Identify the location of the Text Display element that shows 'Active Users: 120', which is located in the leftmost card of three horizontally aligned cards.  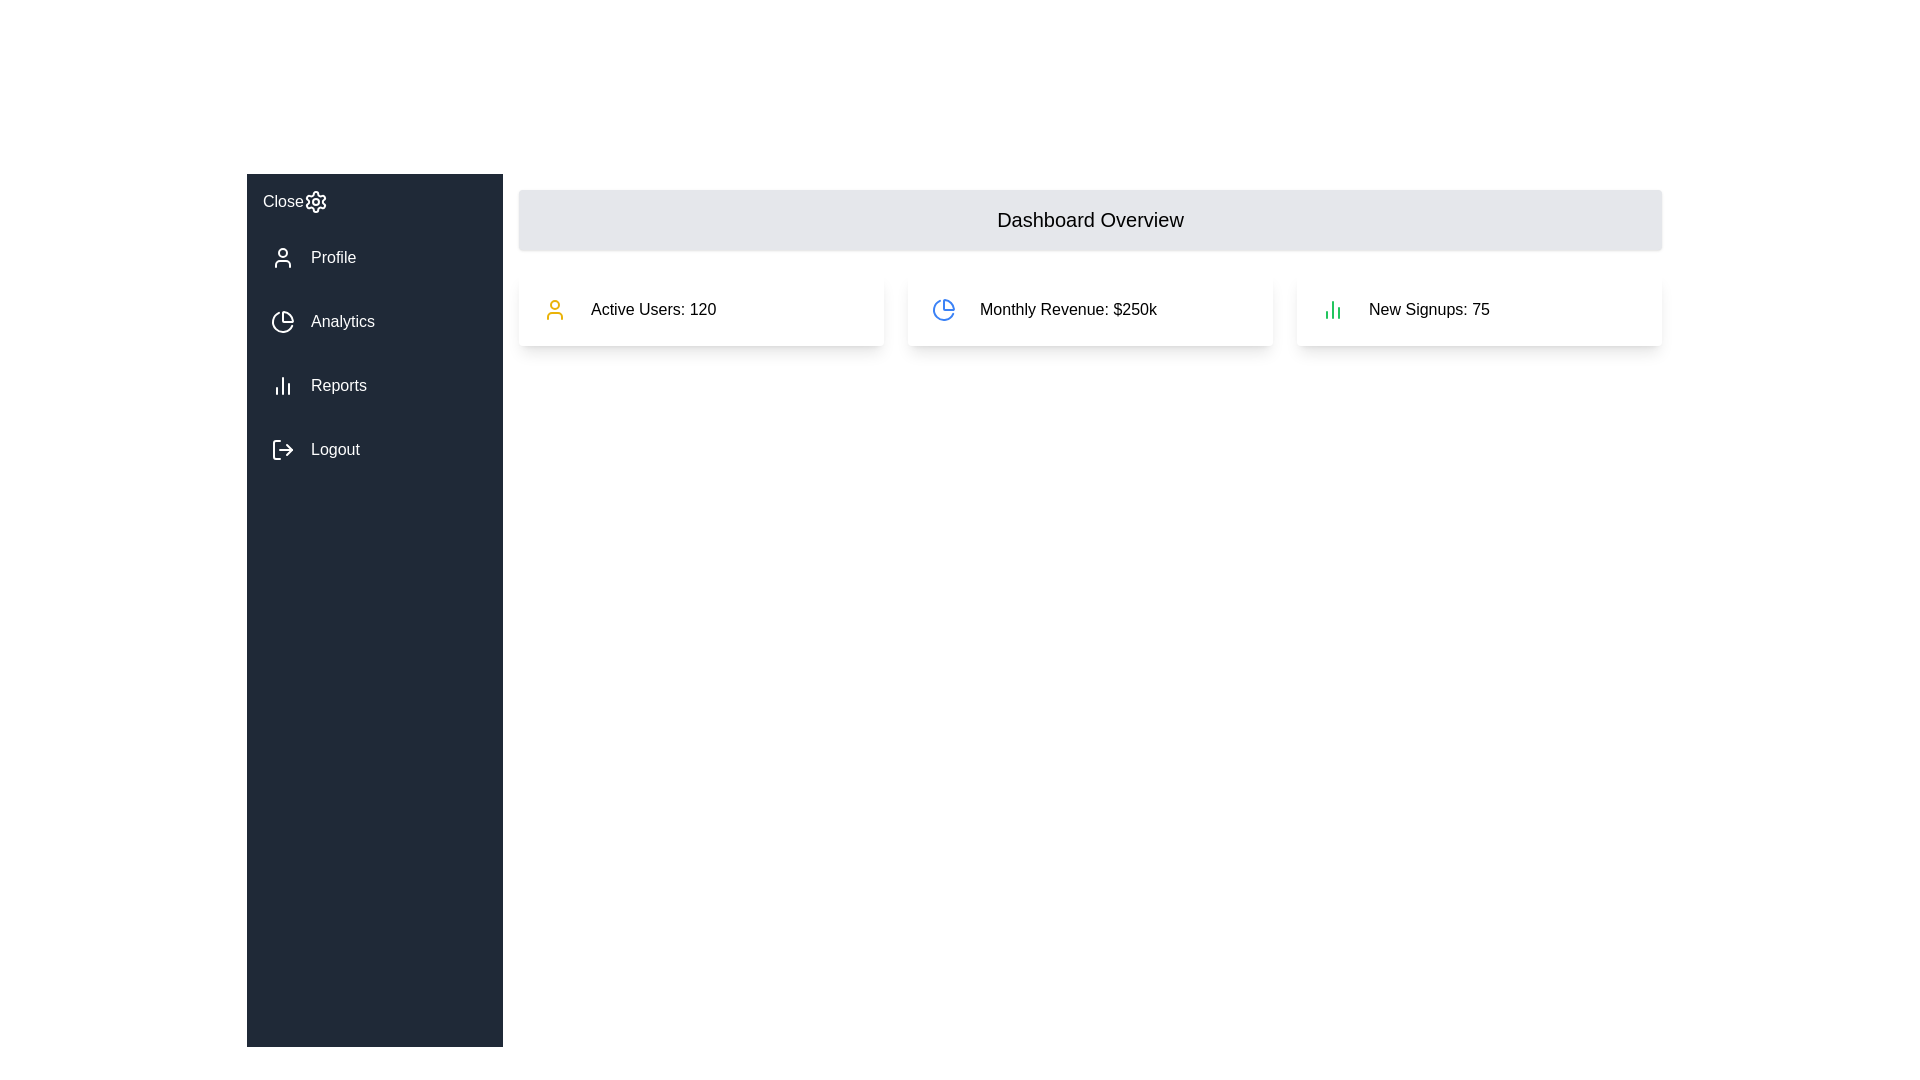
(653, 309).